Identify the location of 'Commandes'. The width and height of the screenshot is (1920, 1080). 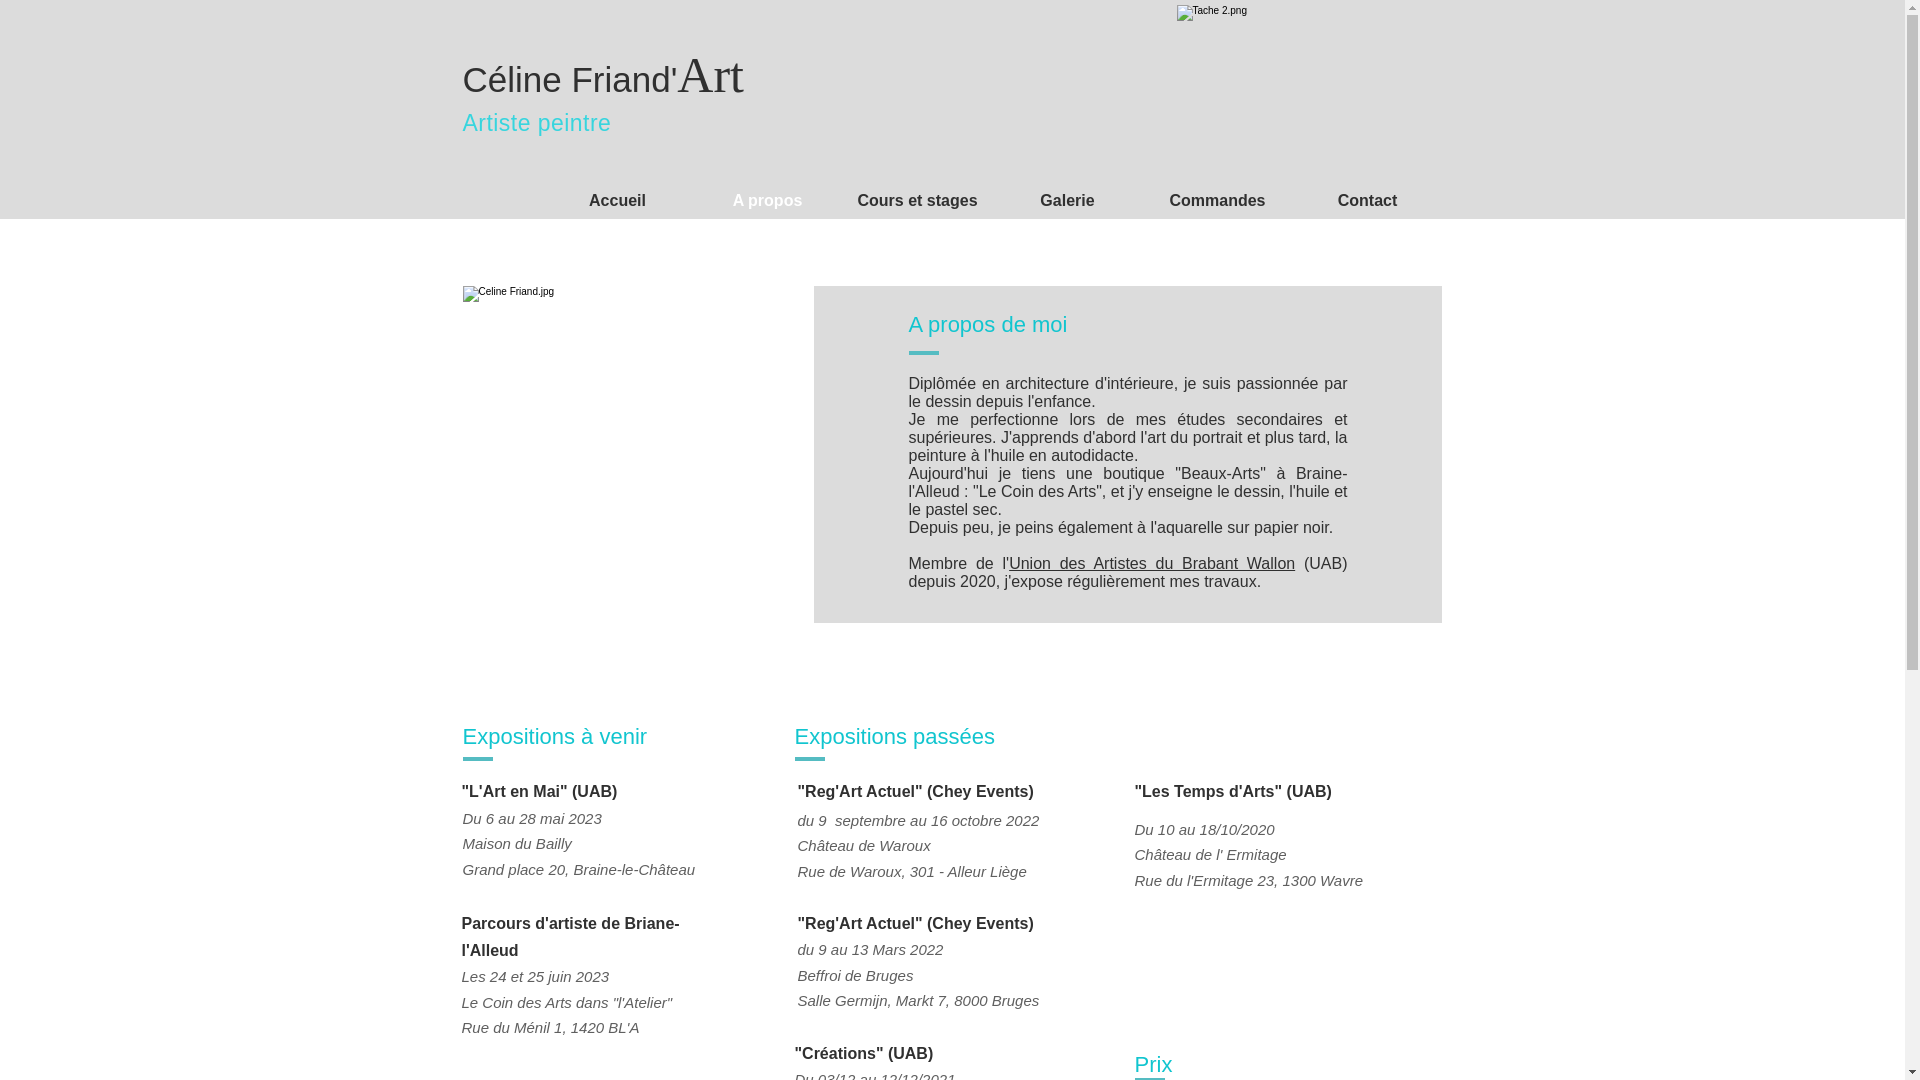
(1216, 200).